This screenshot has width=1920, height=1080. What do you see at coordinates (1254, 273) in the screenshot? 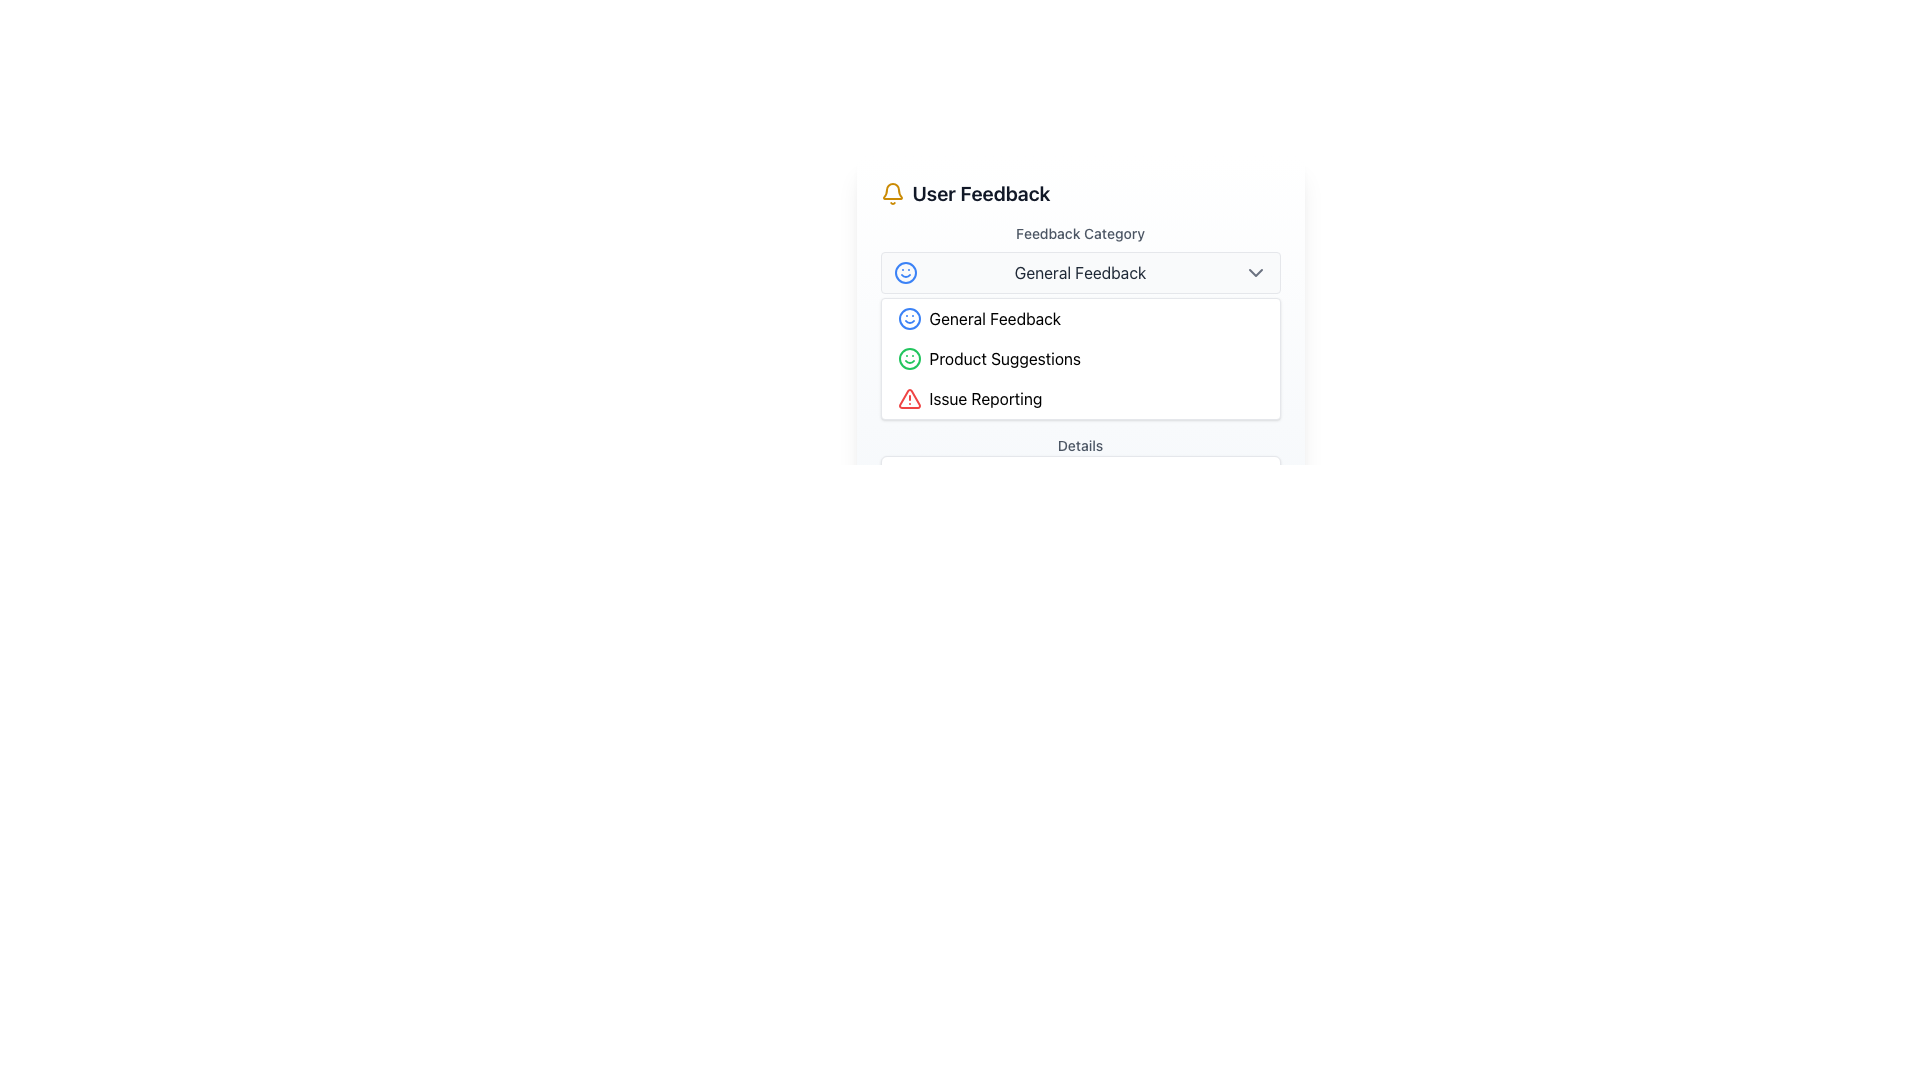
I see `the downward-pointing gray chevron icon located to the right of the 'General Feedback' text within the dropdown menu trigger` at bounding box center [1254, 273].